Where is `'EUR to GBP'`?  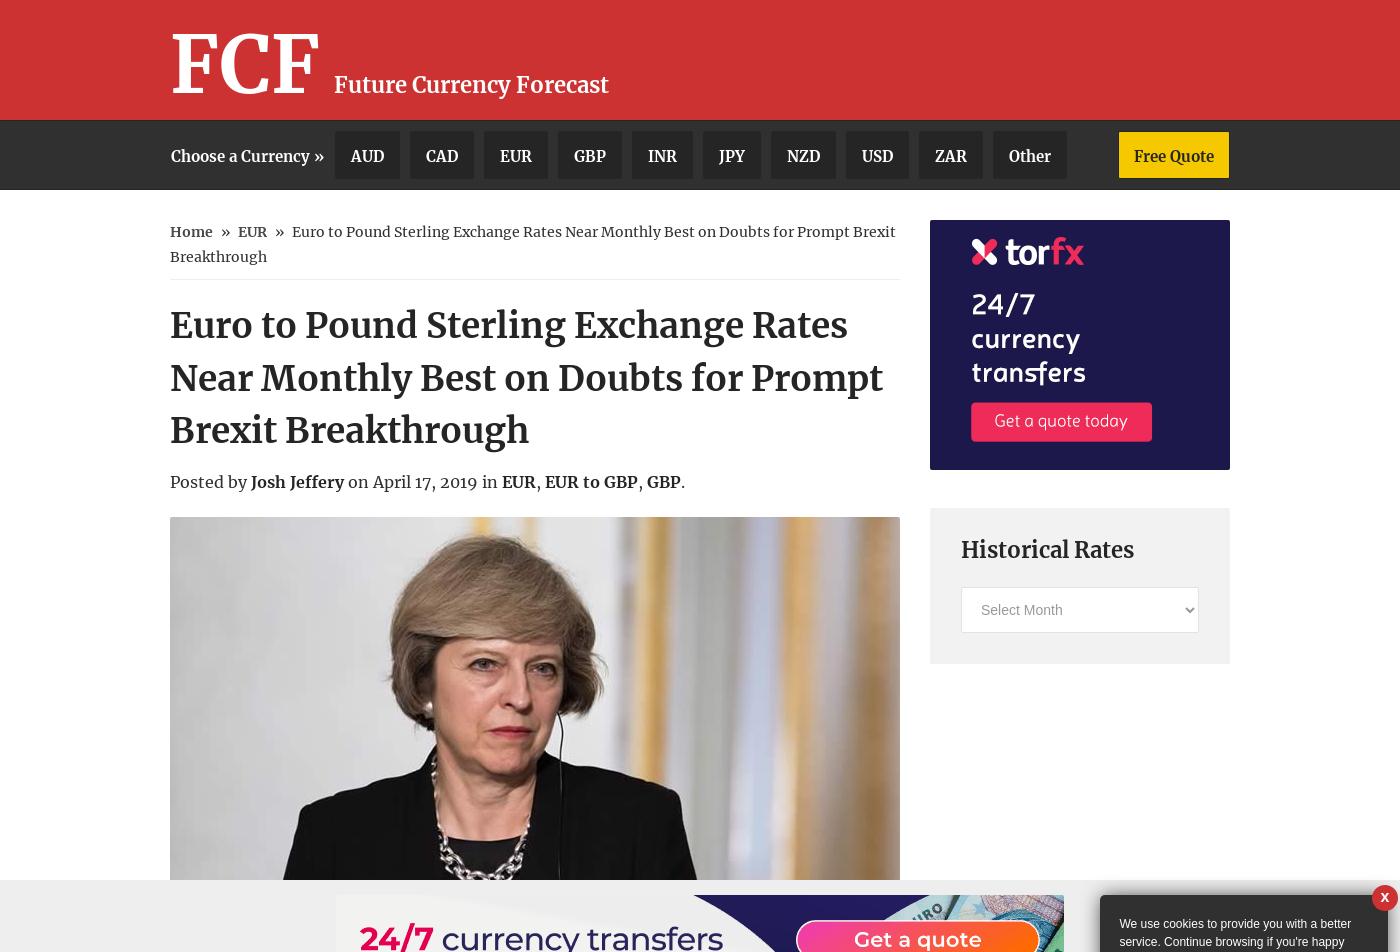
'EUR to GBP' is located at coordinates (591, 481).